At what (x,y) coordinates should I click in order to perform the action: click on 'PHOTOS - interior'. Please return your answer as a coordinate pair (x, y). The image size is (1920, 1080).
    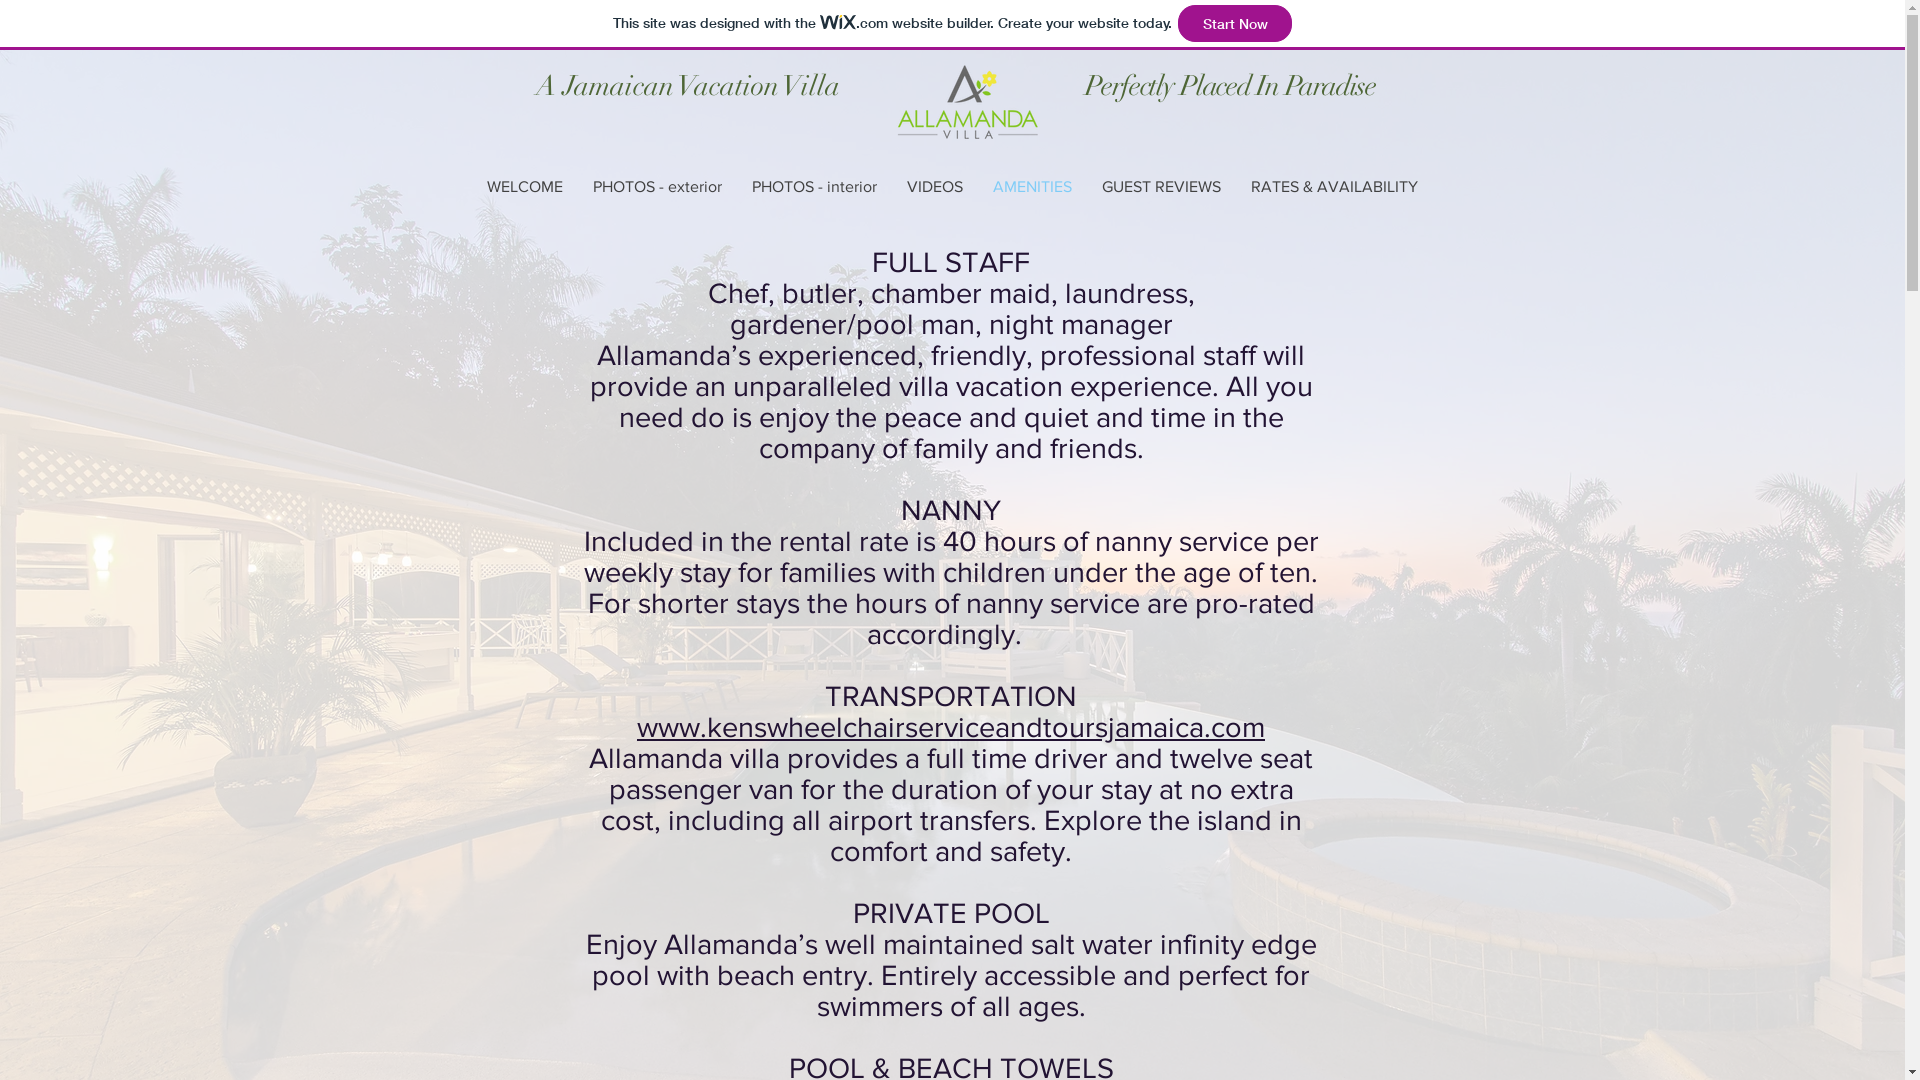
    Looking at the image, I should click on (813, 186).